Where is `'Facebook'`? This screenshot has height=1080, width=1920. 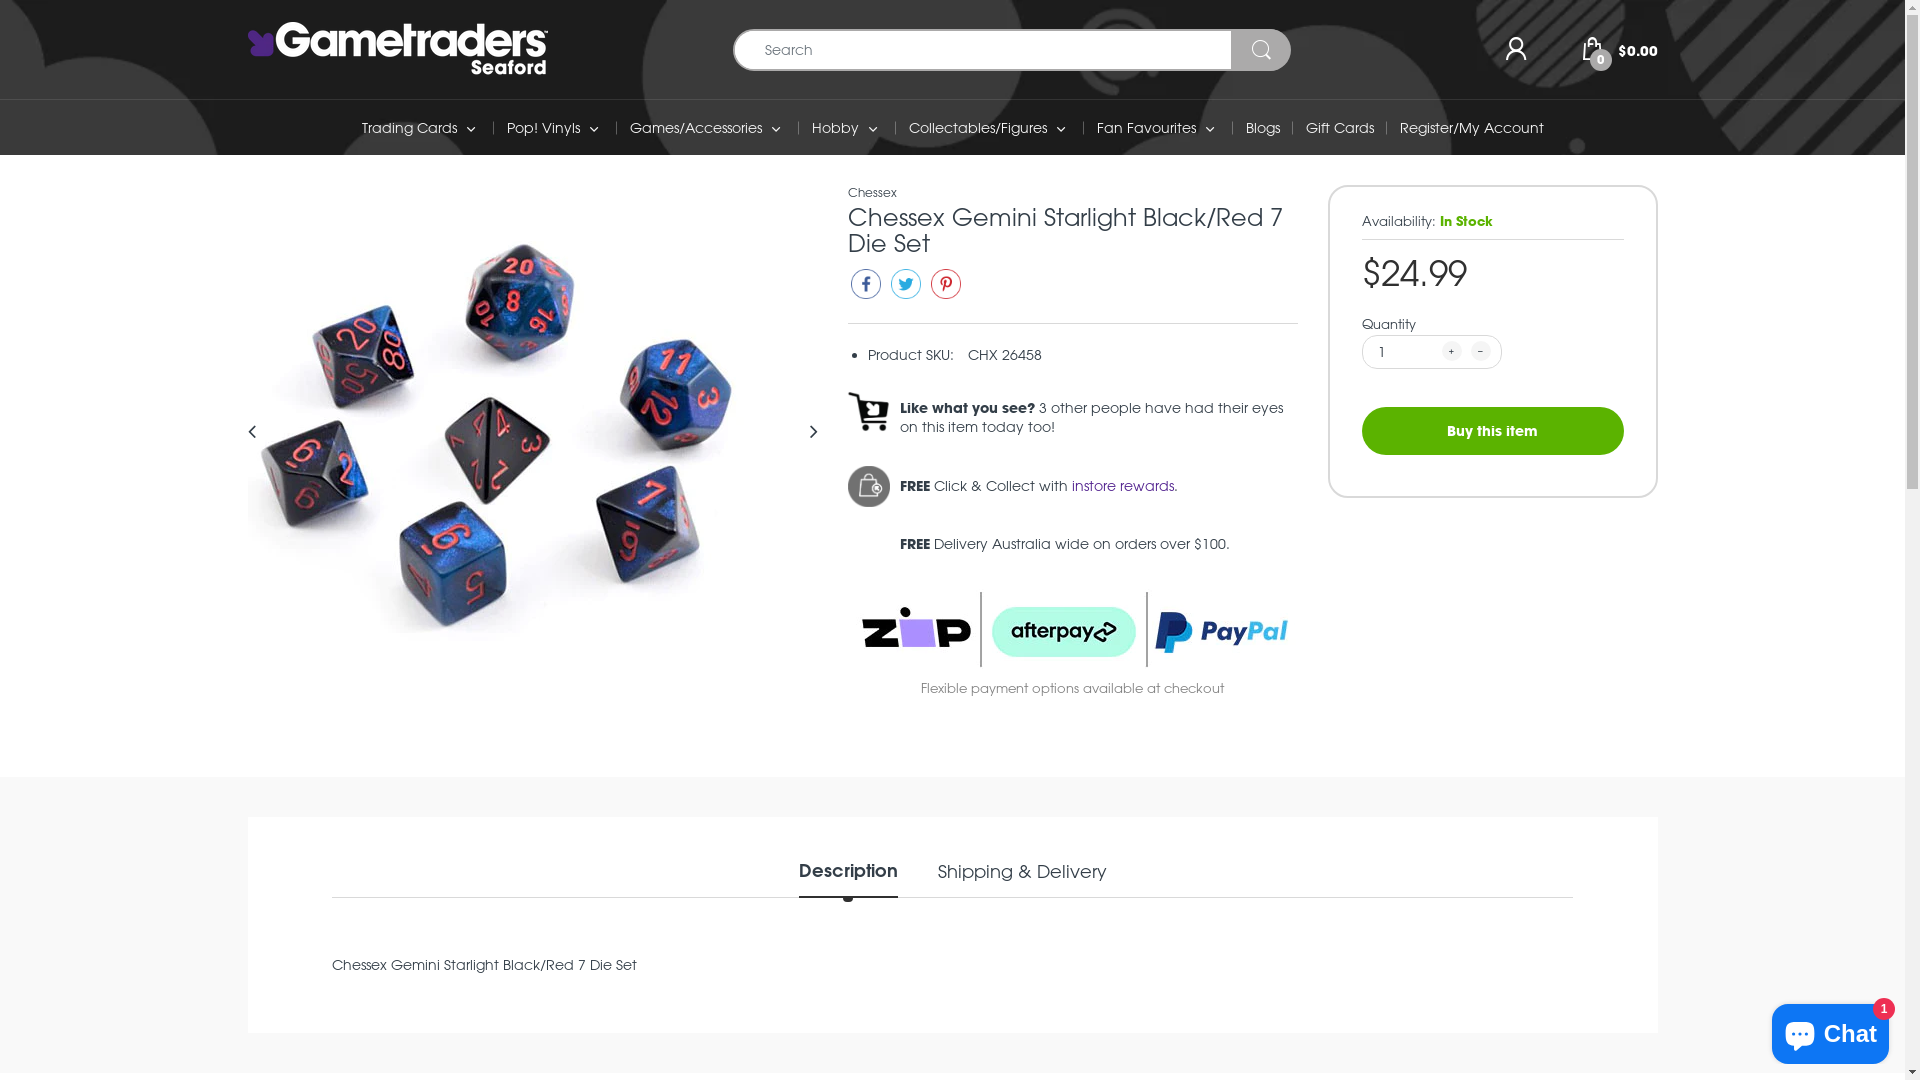
'Facebook' is located at coordinates (865, 288).